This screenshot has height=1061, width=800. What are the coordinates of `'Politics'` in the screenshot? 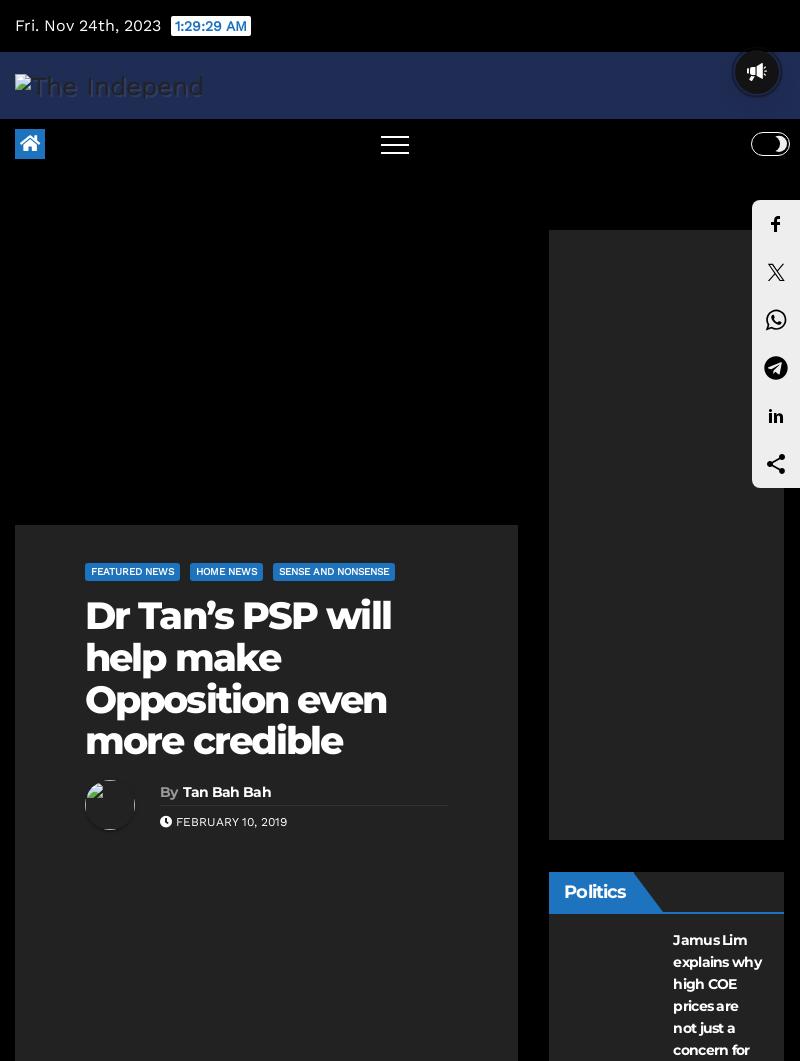 It's located at (564, 890).